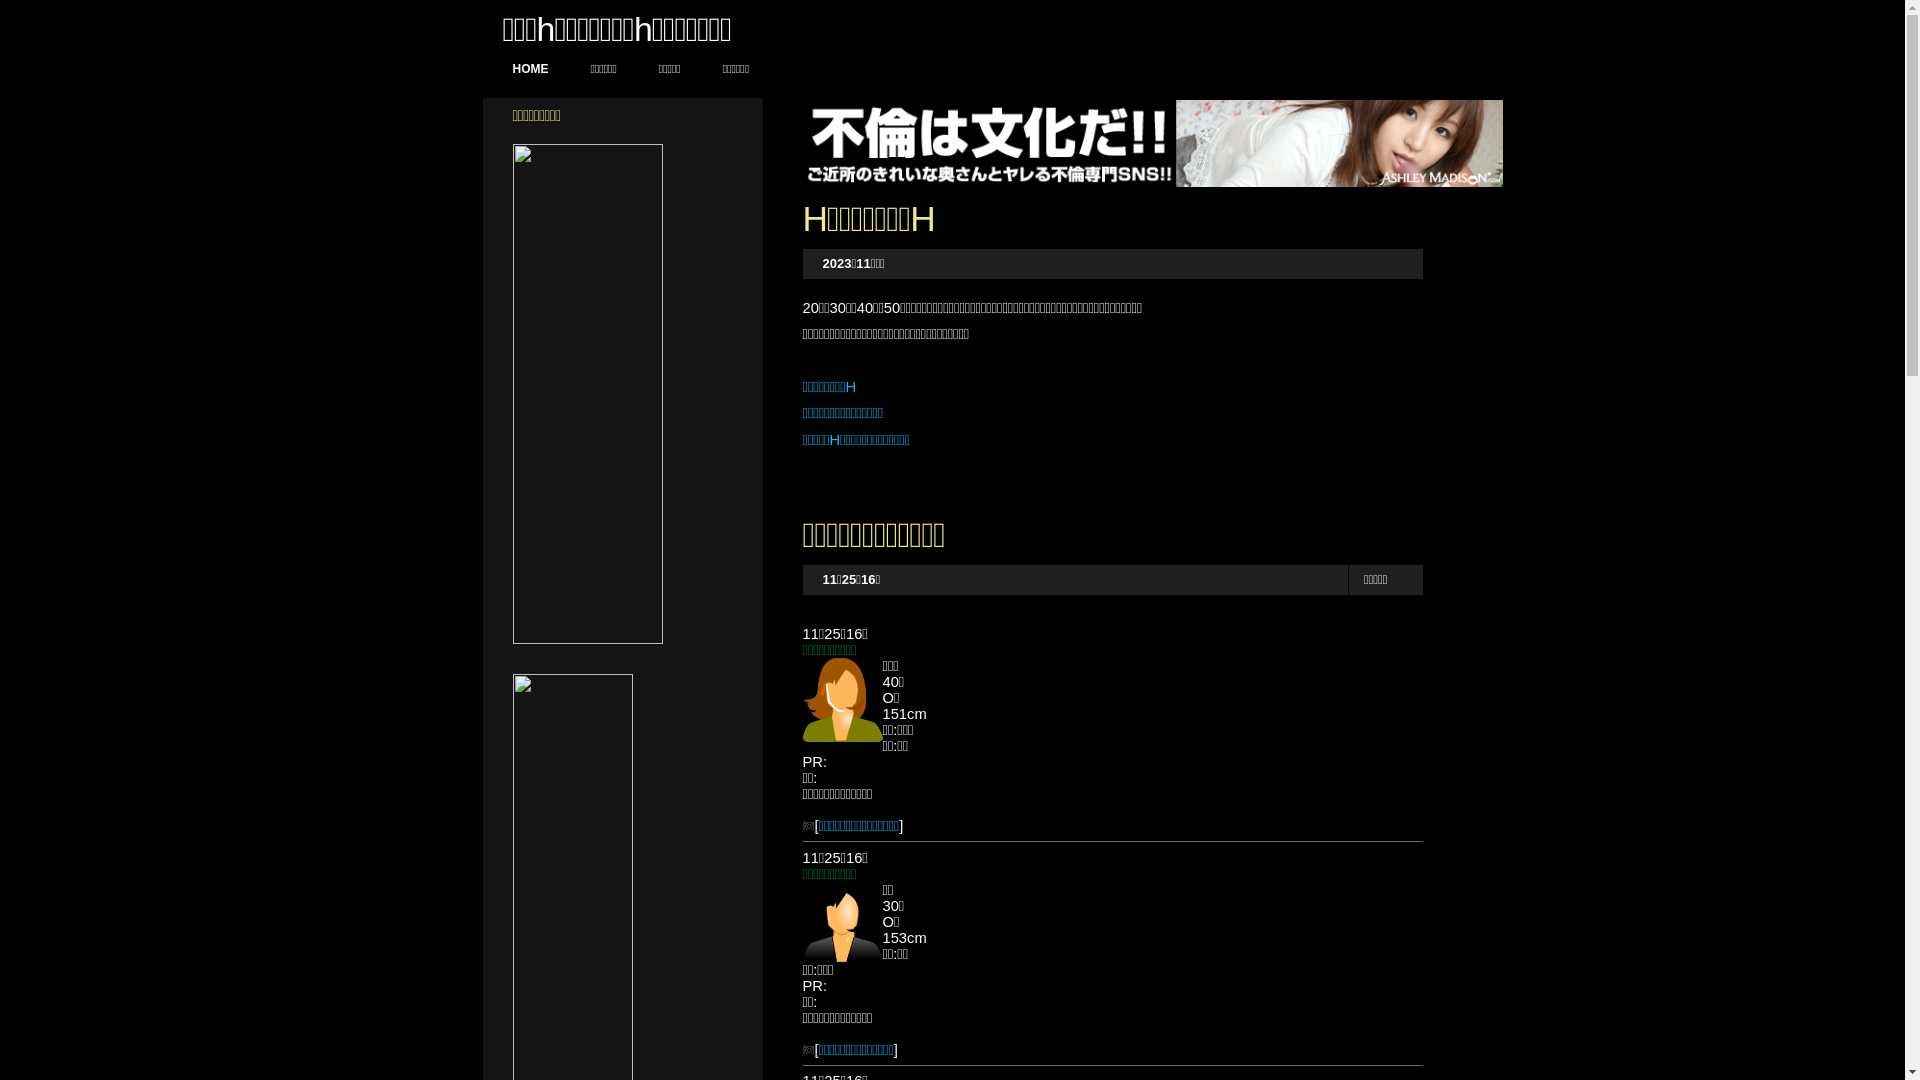  I want to click on 'HOME', so click(529, 68).